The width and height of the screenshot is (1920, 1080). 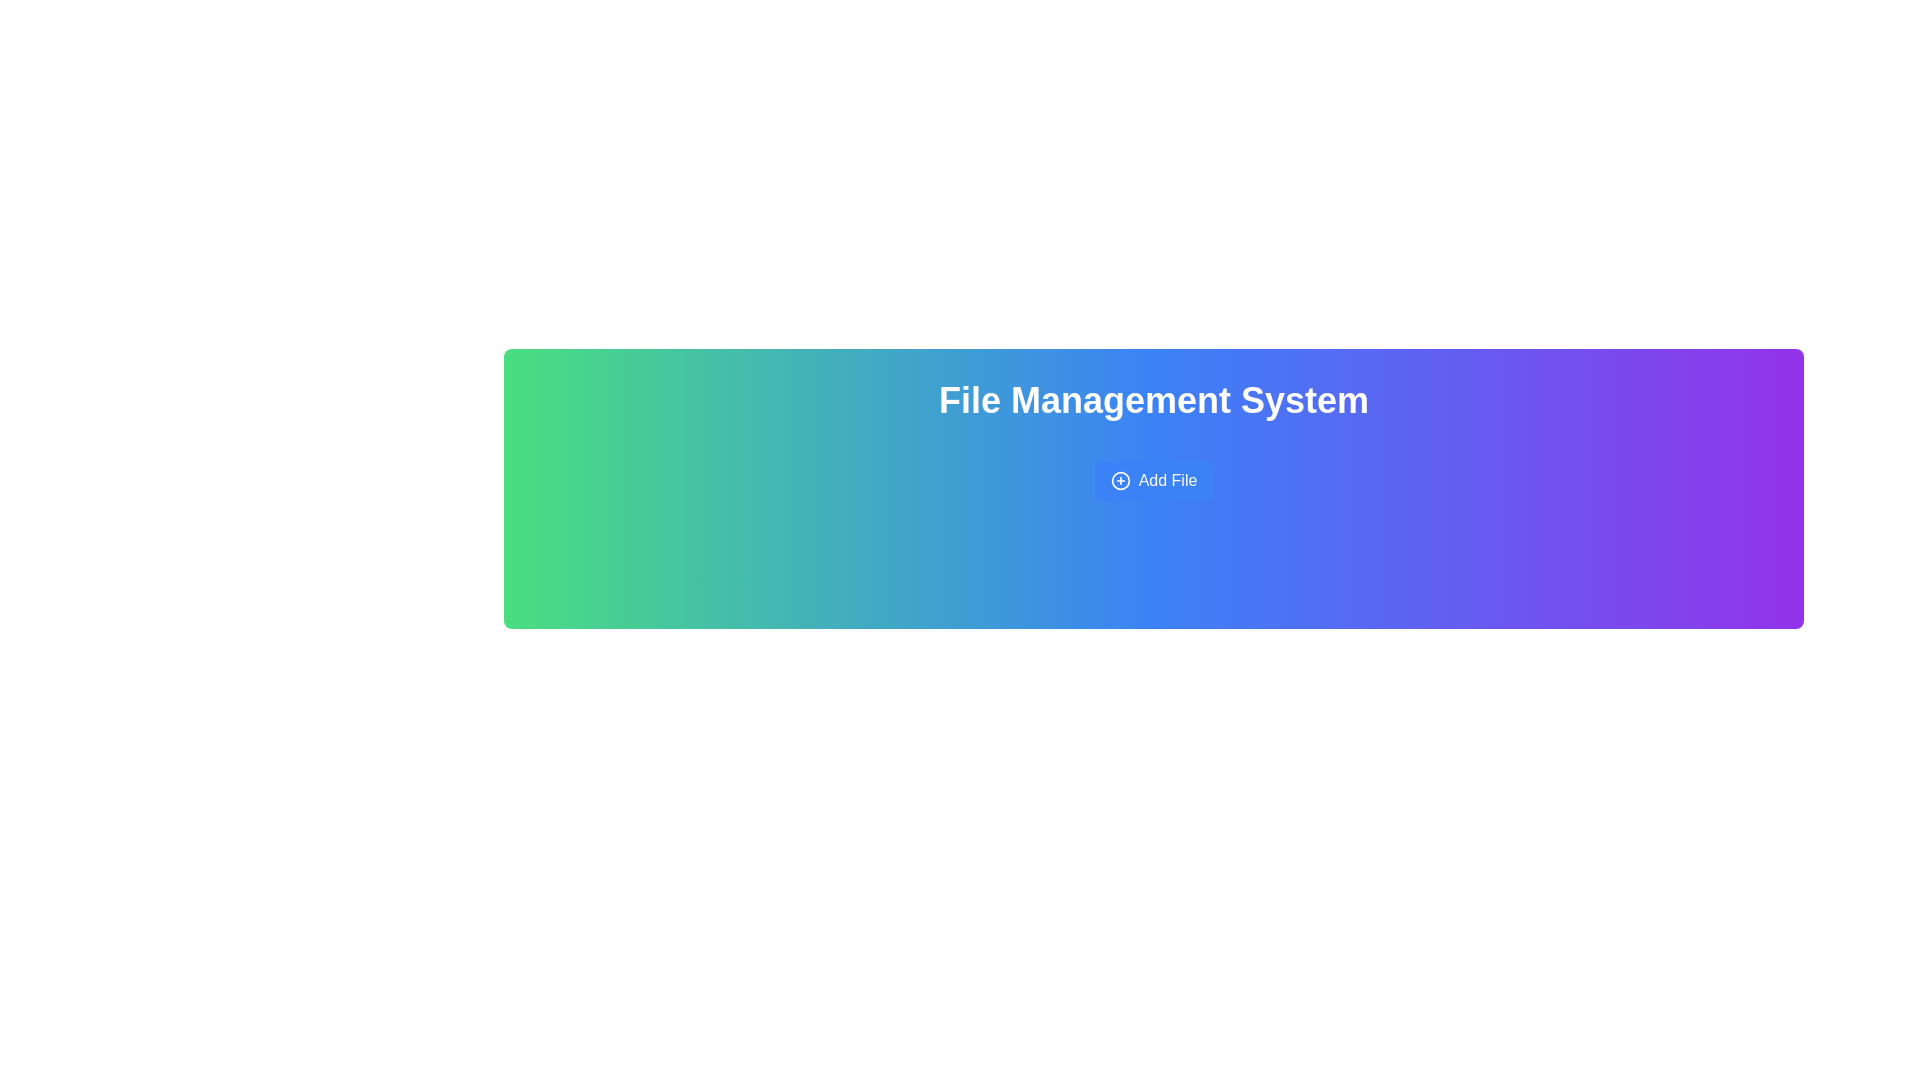 What do you see at coordinates (1167, 481) in the screenshot?
I see `the 'Add File' button, which is a text label displayed in blue within a button component` at bounding box center [1167, 481].